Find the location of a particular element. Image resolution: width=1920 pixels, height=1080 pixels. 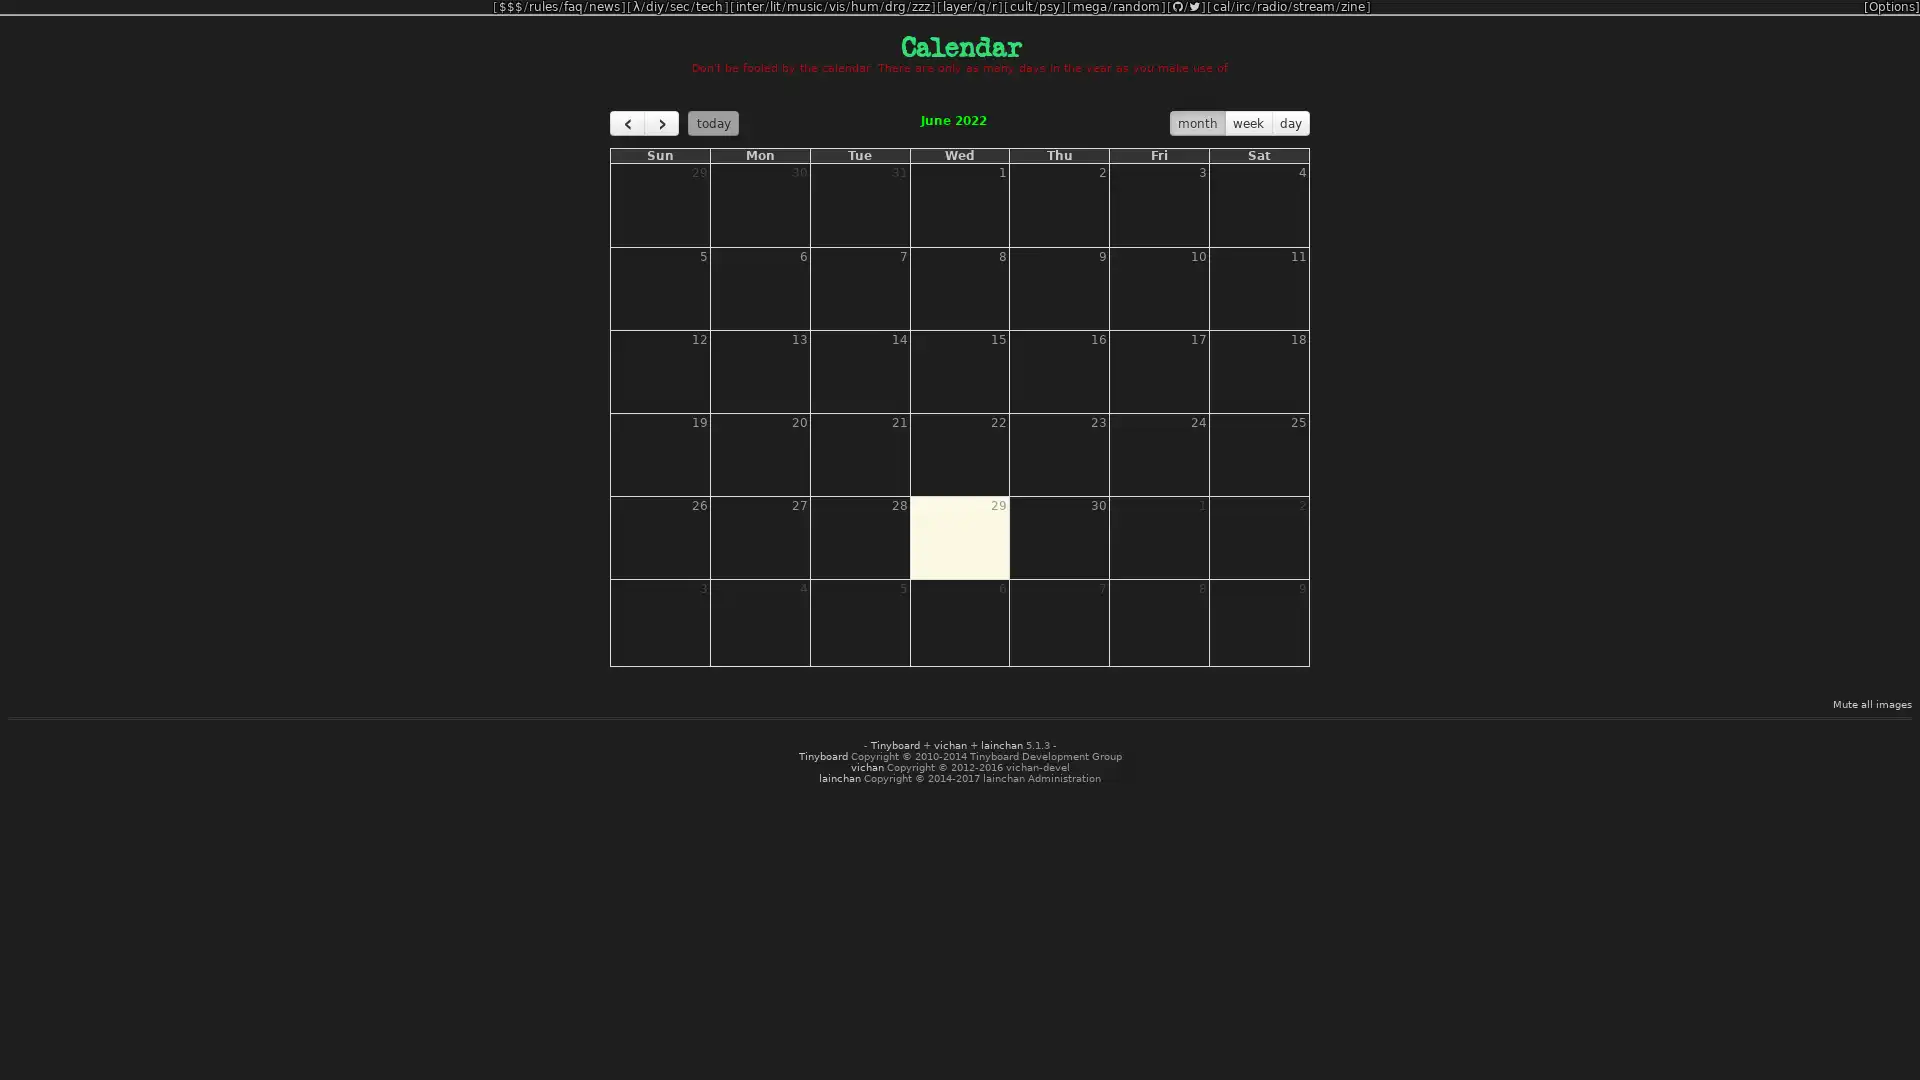

day is located at coordinates (1290, 123).